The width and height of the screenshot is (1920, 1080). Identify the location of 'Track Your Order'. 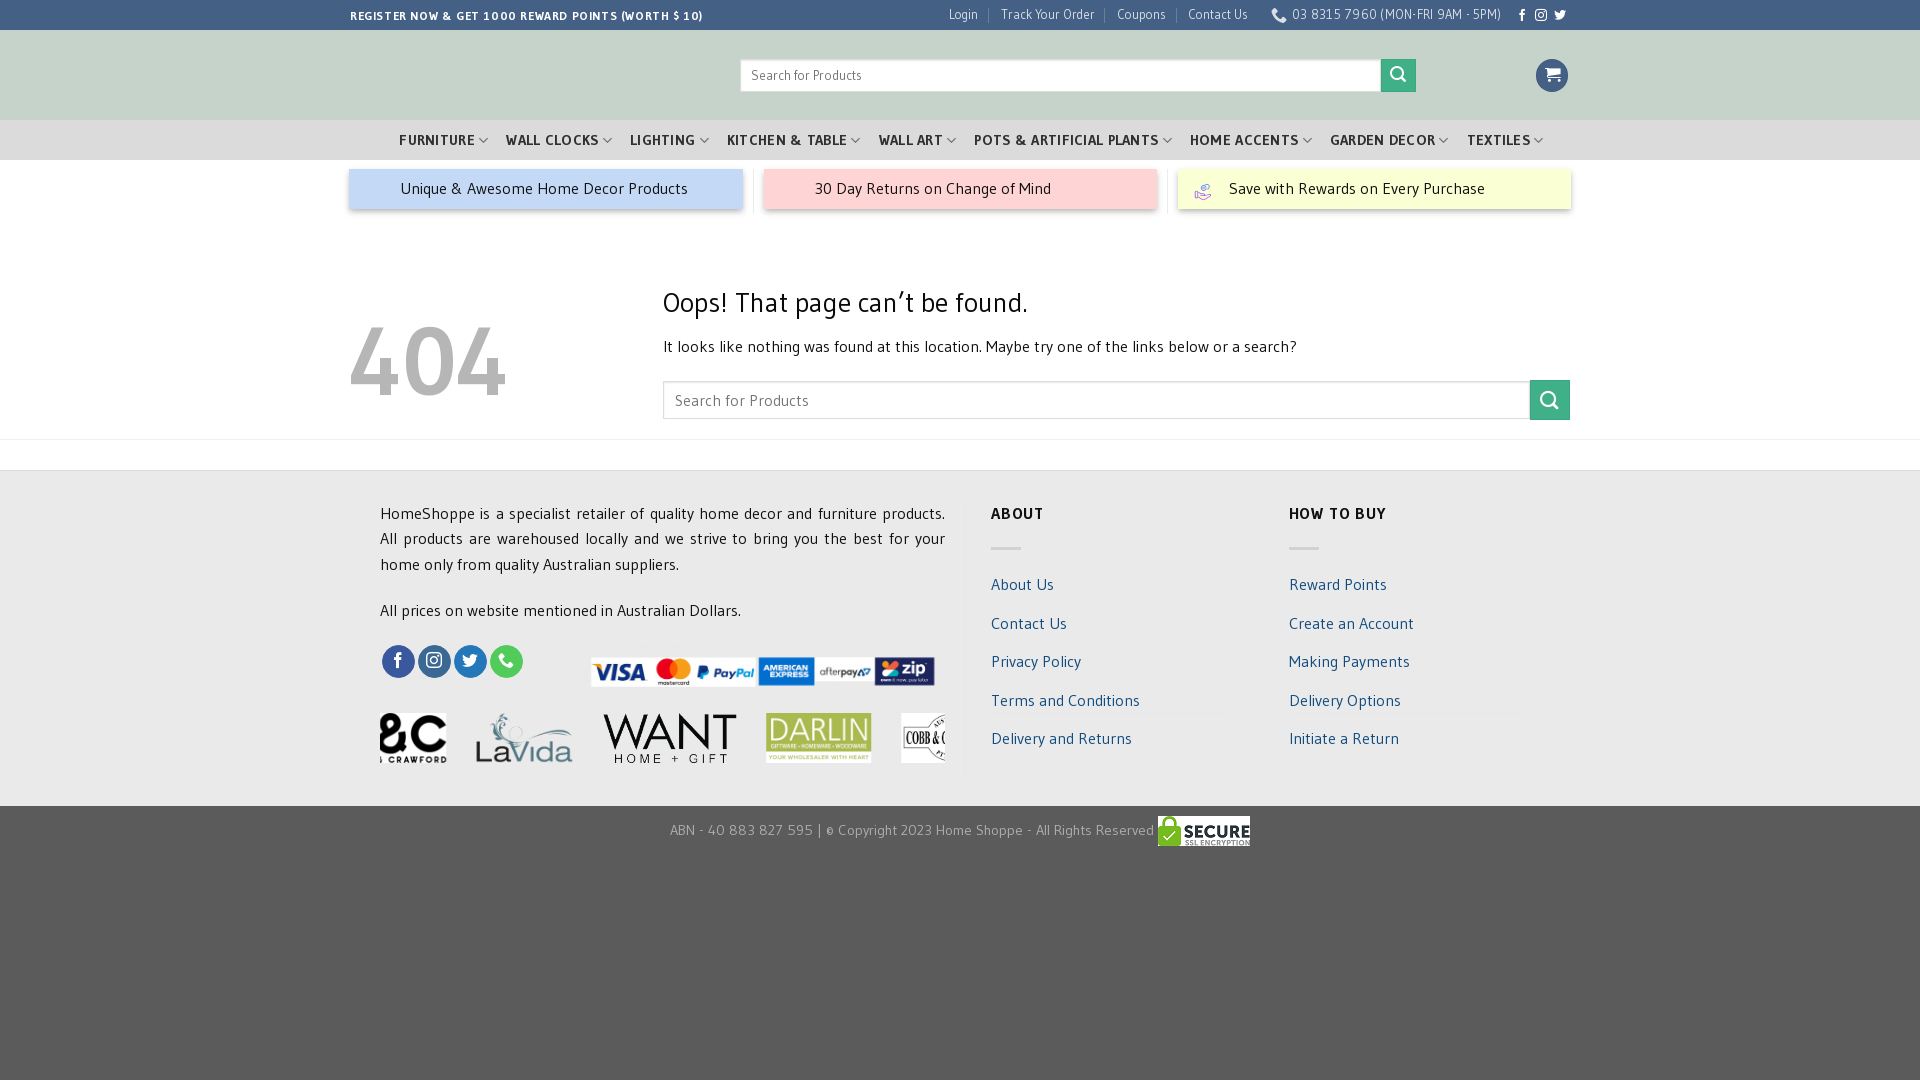
(1040, 15).